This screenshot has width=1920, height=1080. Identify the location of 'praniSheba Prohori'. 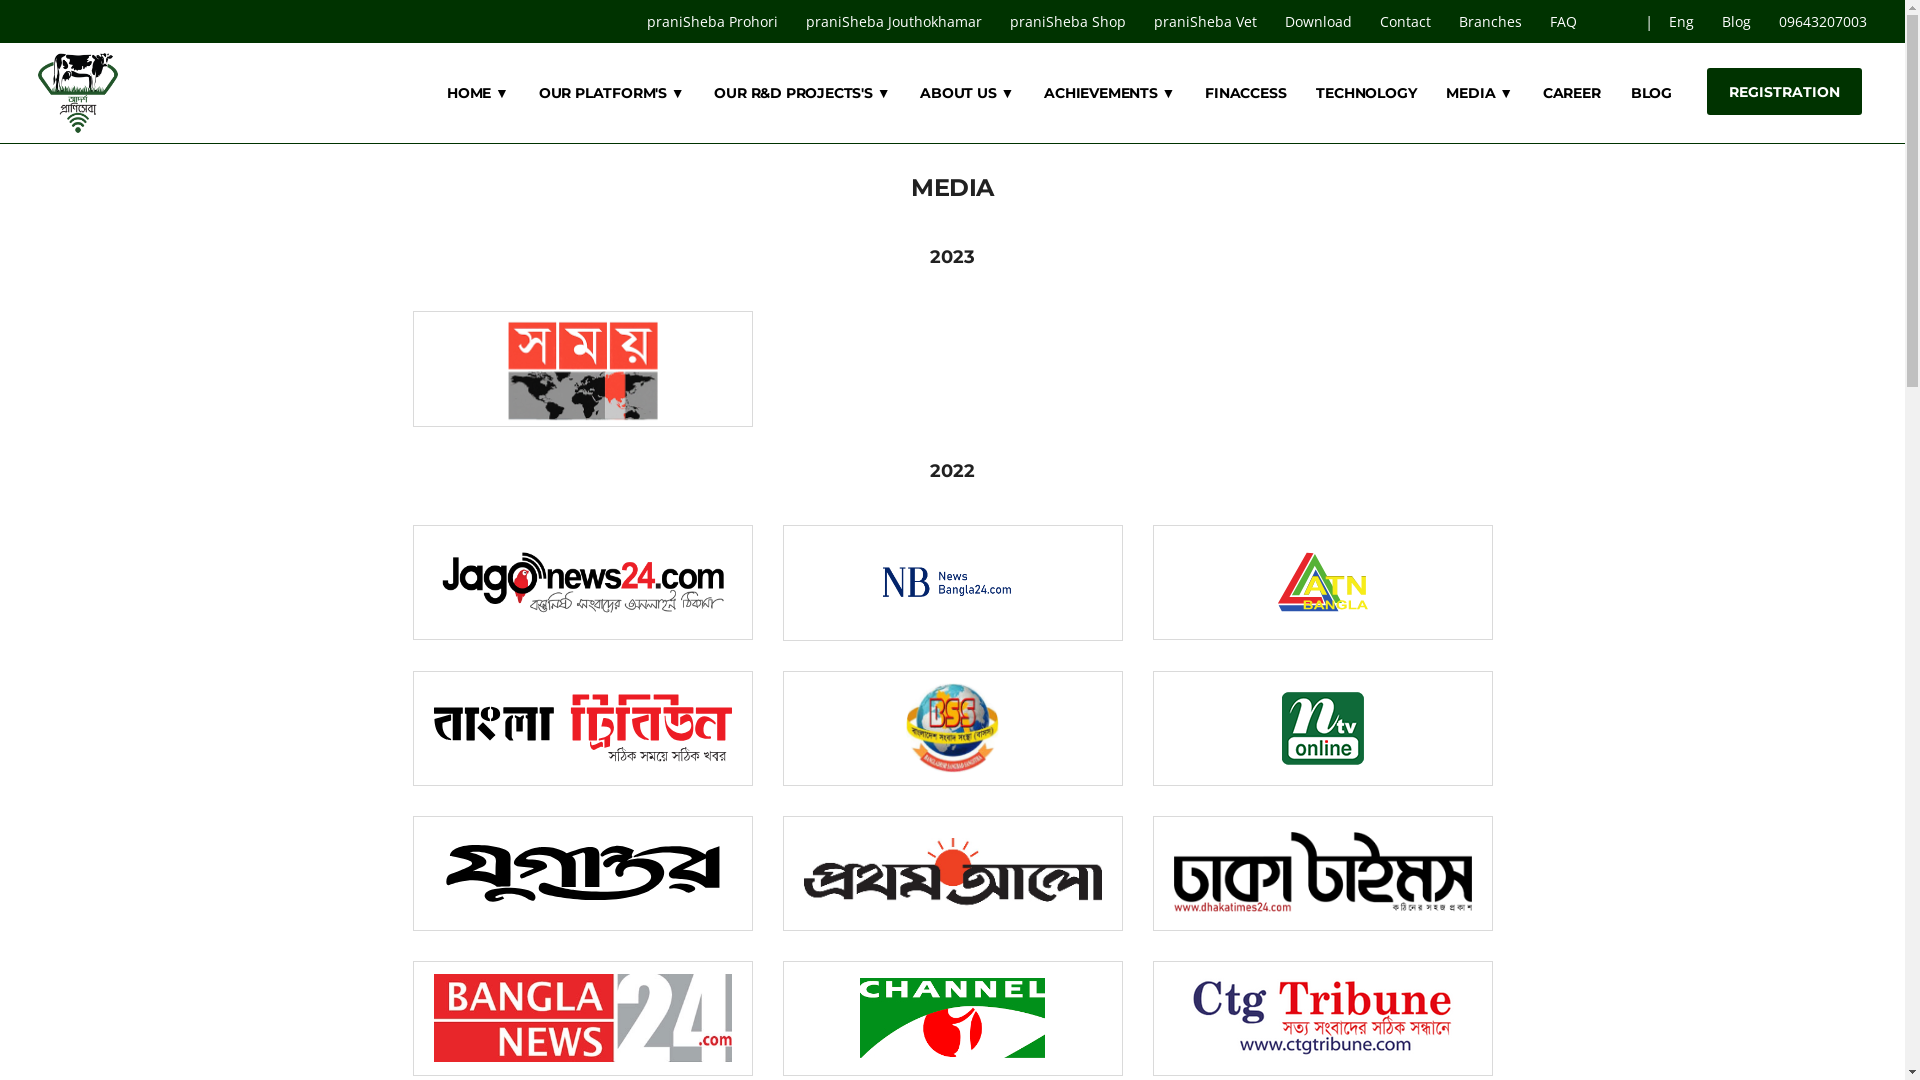
(633, 21).